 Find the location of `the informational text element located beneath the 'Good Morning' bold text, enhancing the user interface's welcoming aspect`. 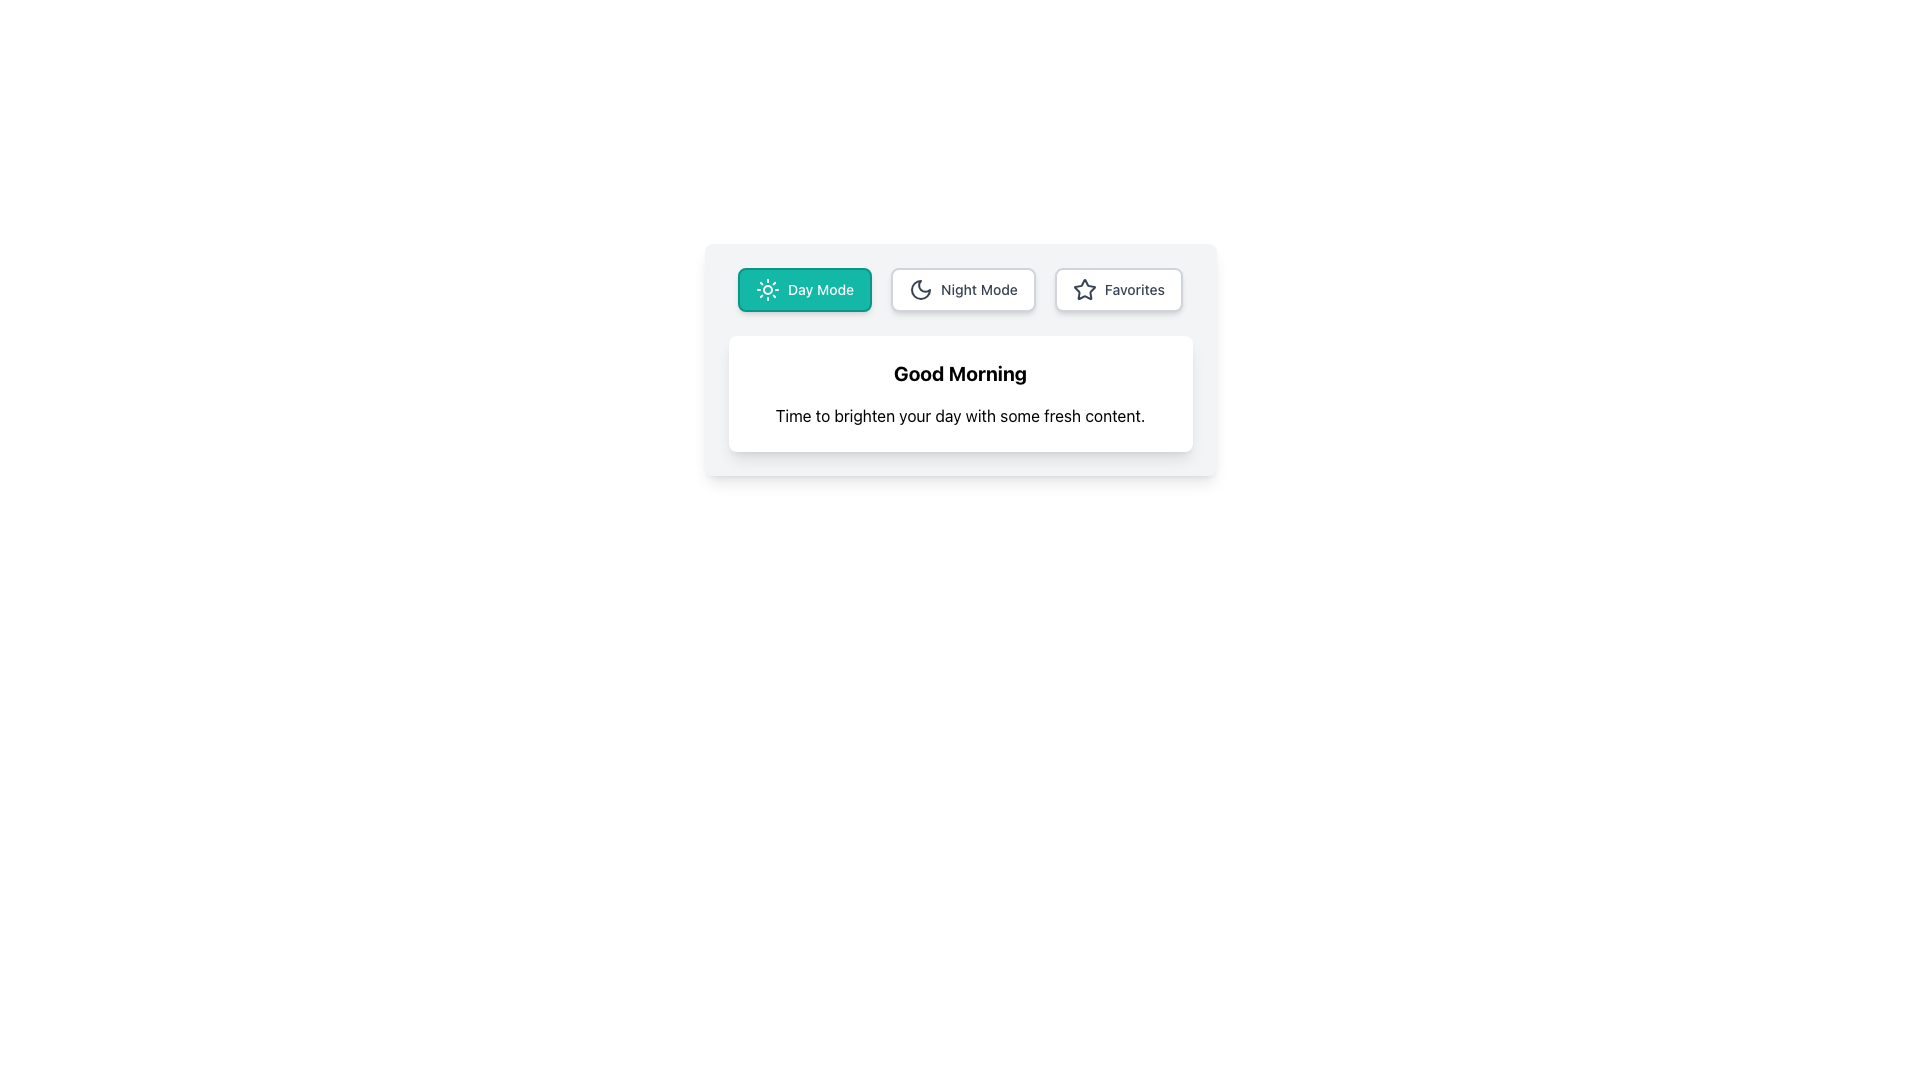

the informational text element located beneath the 'Good Morning' bold text, enhancing the user interface's welcoming aspect is located at coordinates (960, 415).